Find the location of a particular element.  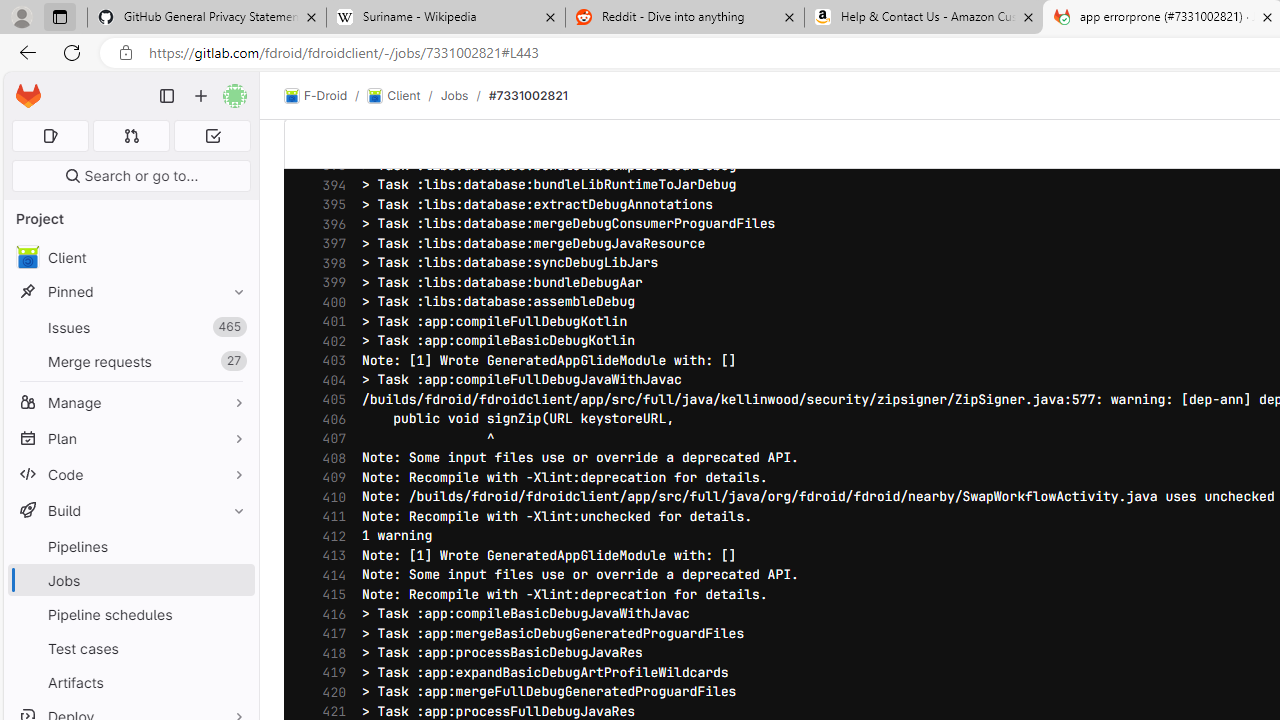

'417' is located at coordinates (329, 633).